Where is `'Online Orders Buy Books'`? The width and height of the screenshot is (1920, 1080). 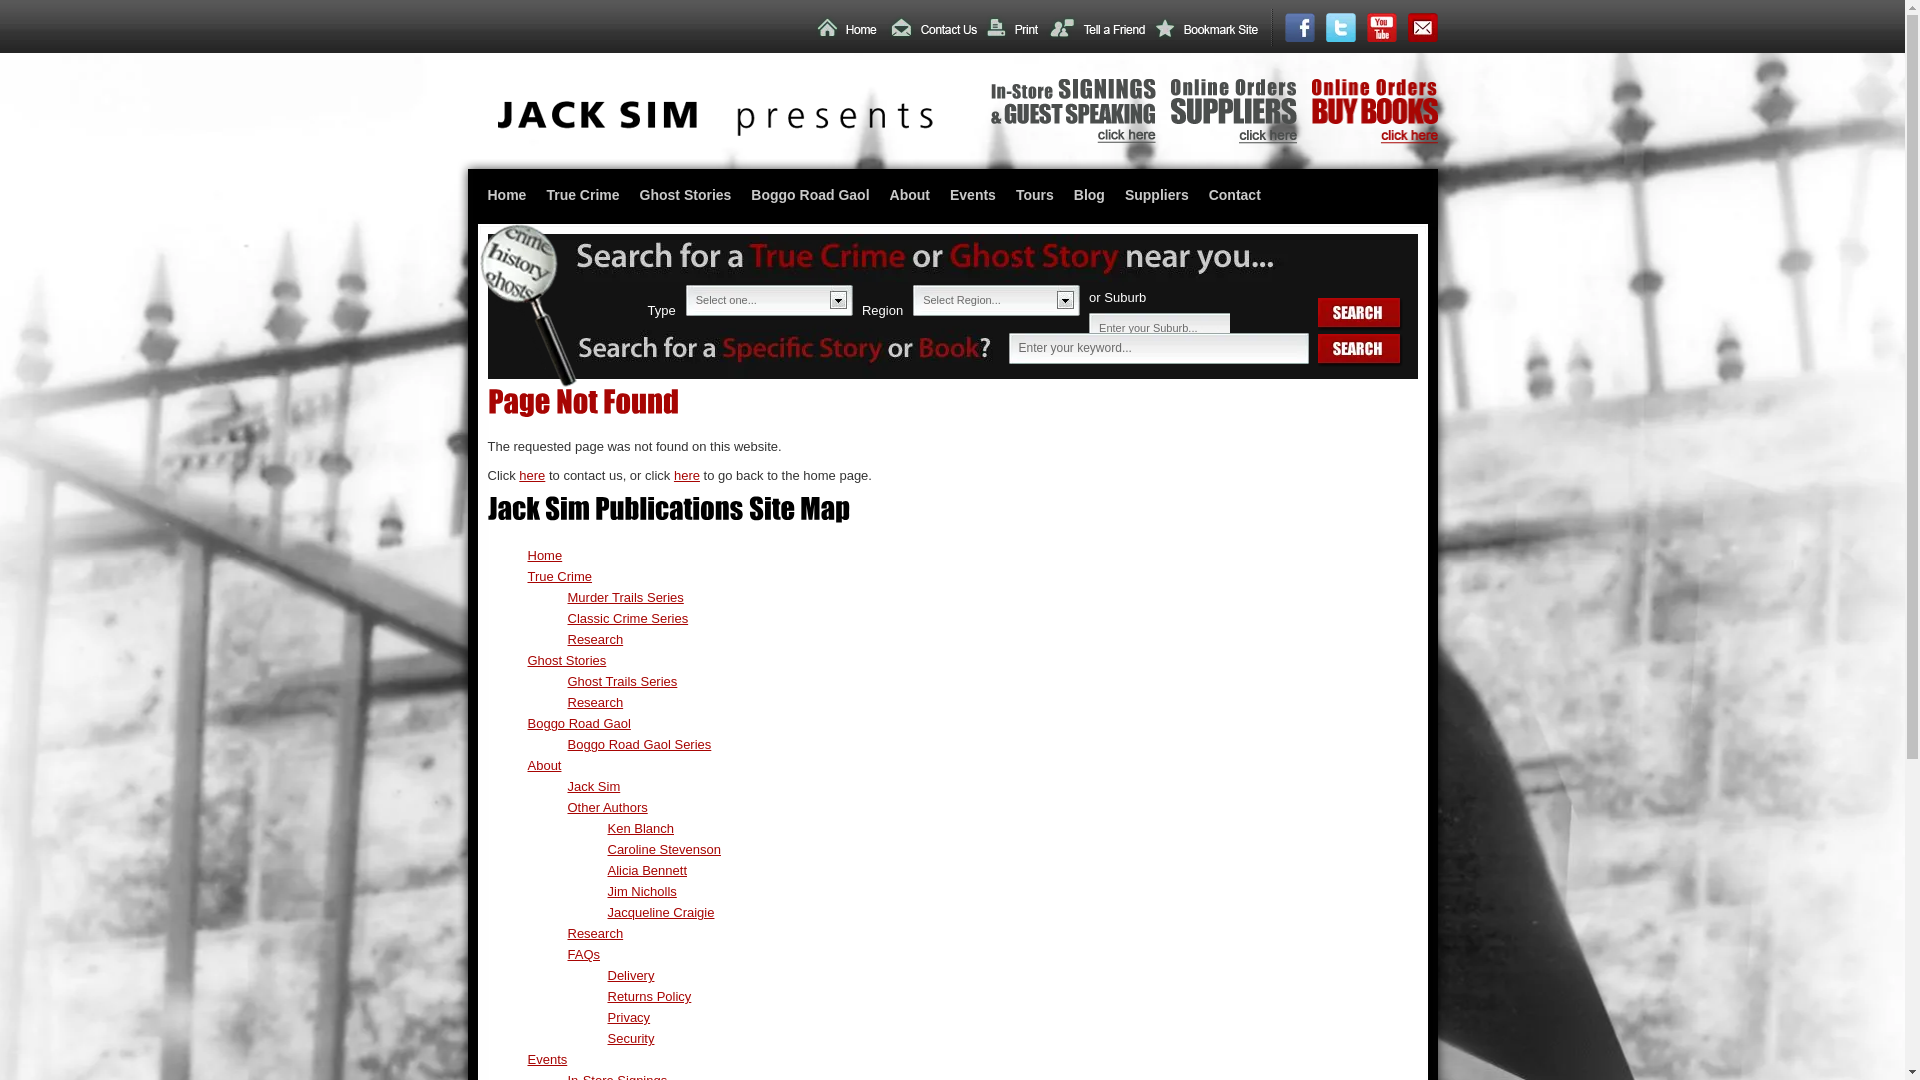 'Online Orders Buy Books' is located at coordinates (1373, 138).